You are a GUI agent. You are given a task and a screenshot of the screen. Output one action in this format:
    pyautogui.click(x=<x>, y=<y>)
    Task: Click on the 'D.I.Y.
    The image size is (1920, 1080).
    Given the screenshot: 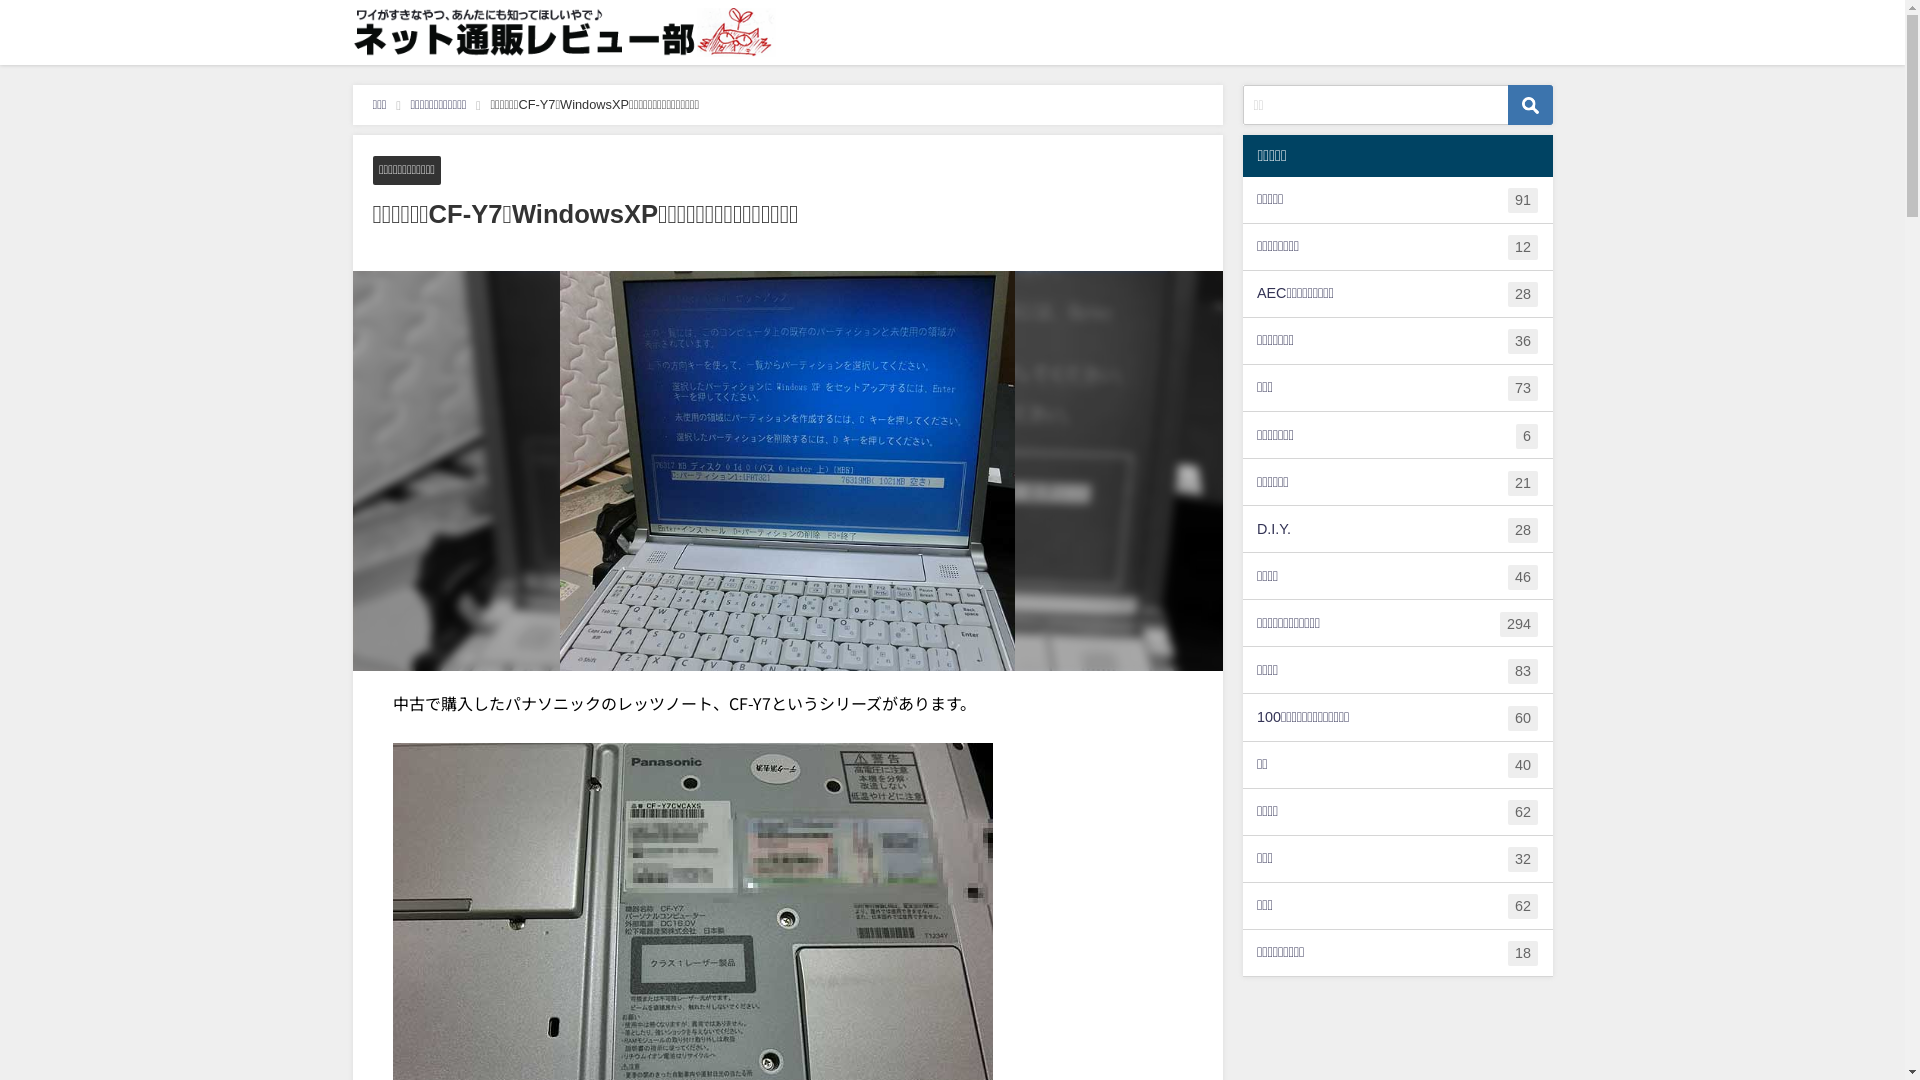 What is the action you would take?
    pyautogui.click(x=1395, y=527)
    